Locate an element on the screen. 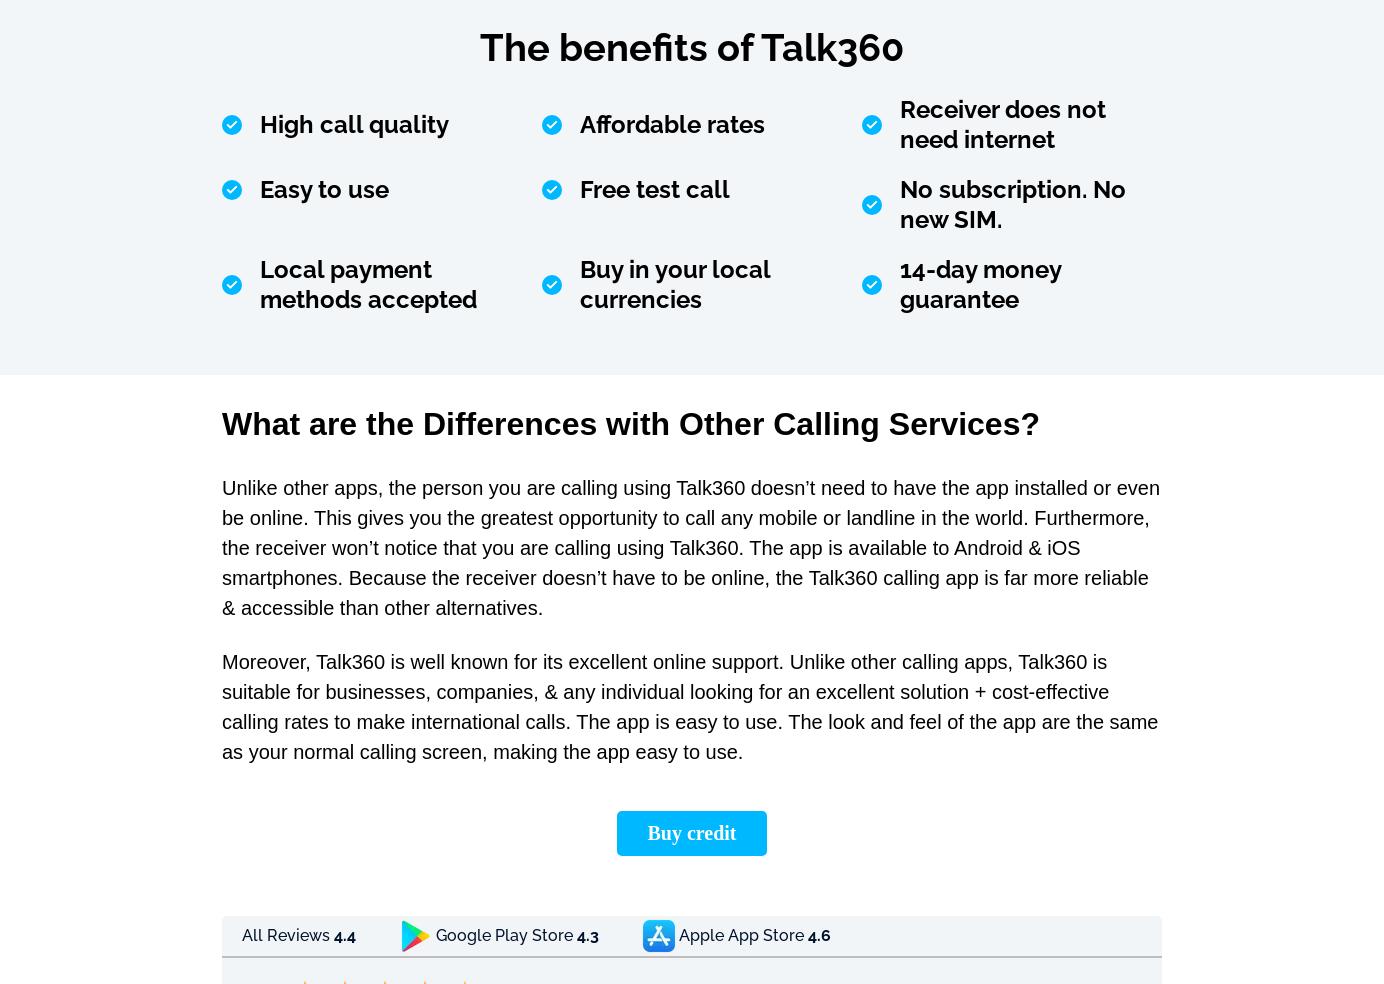 The height and width of the screenshot is (984, 1384). '4.4' is located at coordinates (345, 935).